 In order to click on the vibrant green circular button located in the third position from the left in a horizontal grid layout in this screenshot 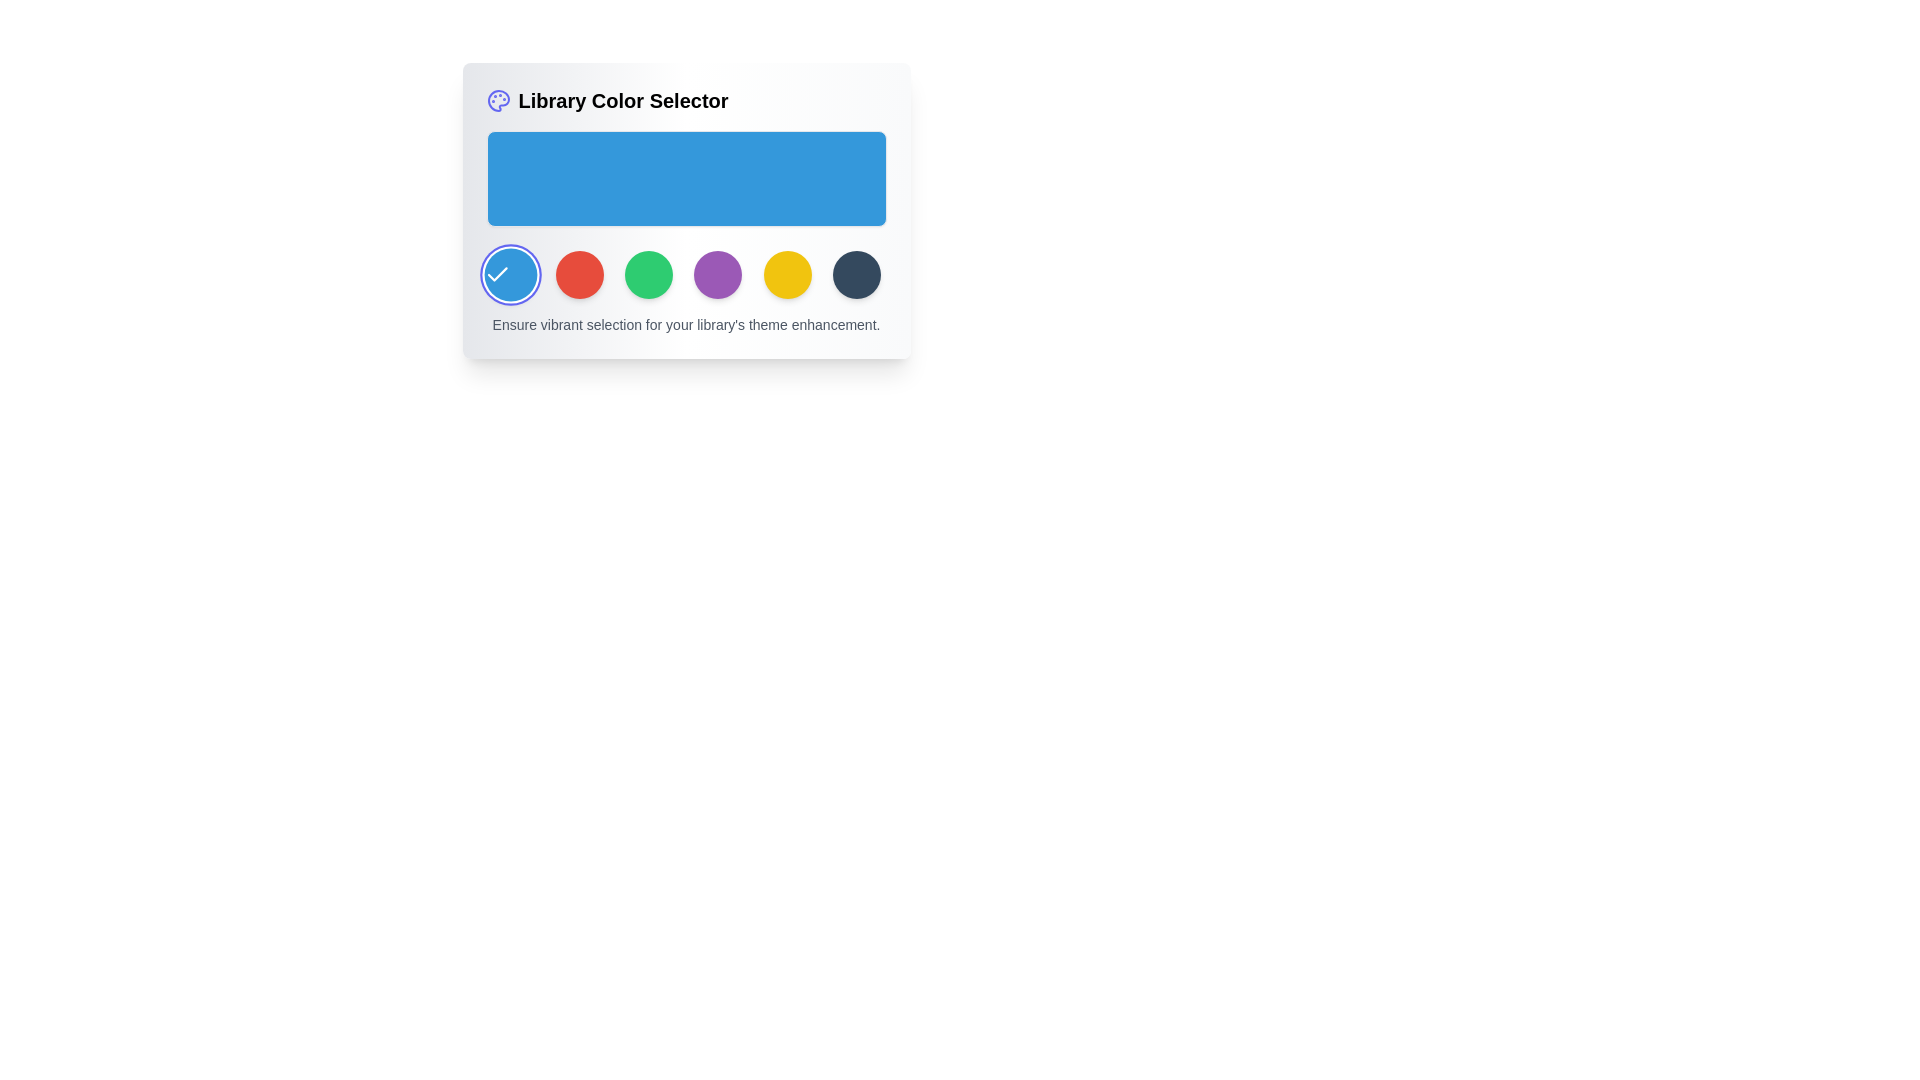, I will do `click(649, 274)`.